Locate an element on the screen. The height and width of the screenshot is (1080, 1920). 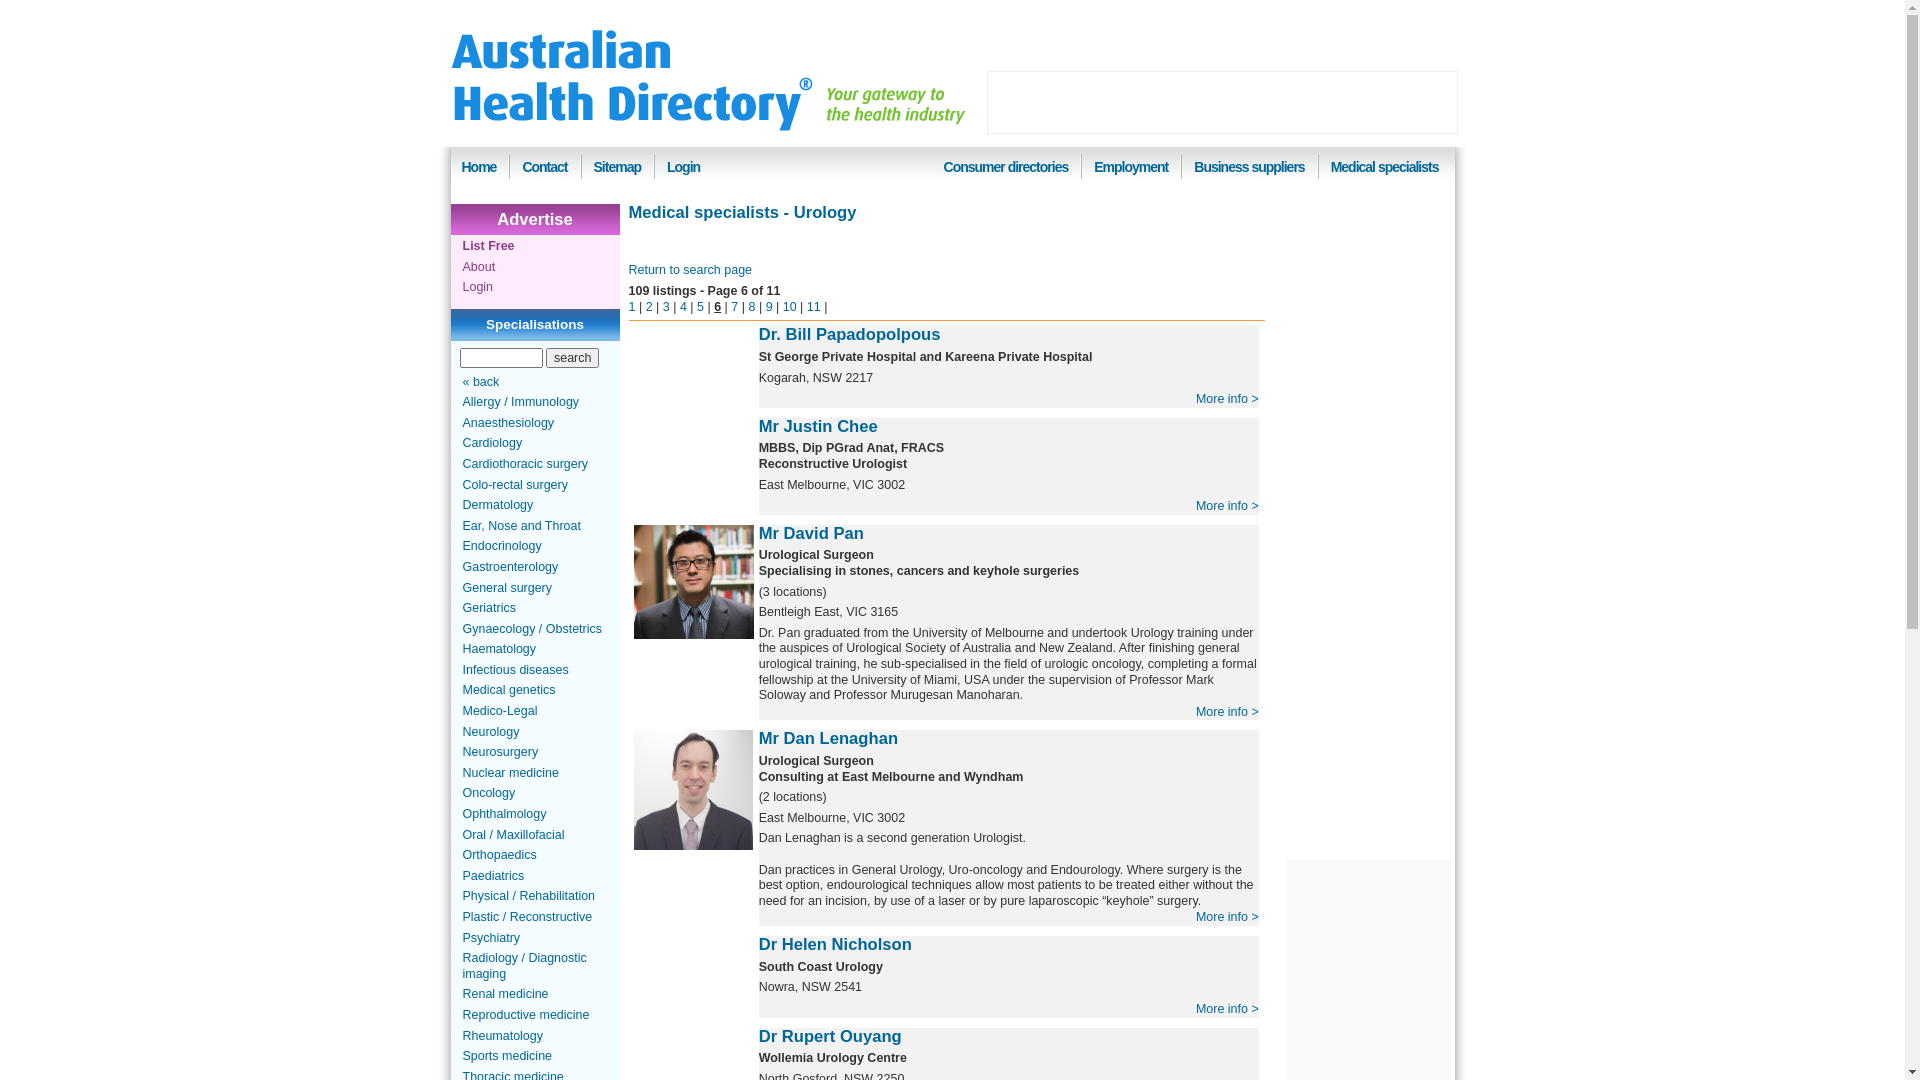
'Login' is located at coordinates (667, 165).